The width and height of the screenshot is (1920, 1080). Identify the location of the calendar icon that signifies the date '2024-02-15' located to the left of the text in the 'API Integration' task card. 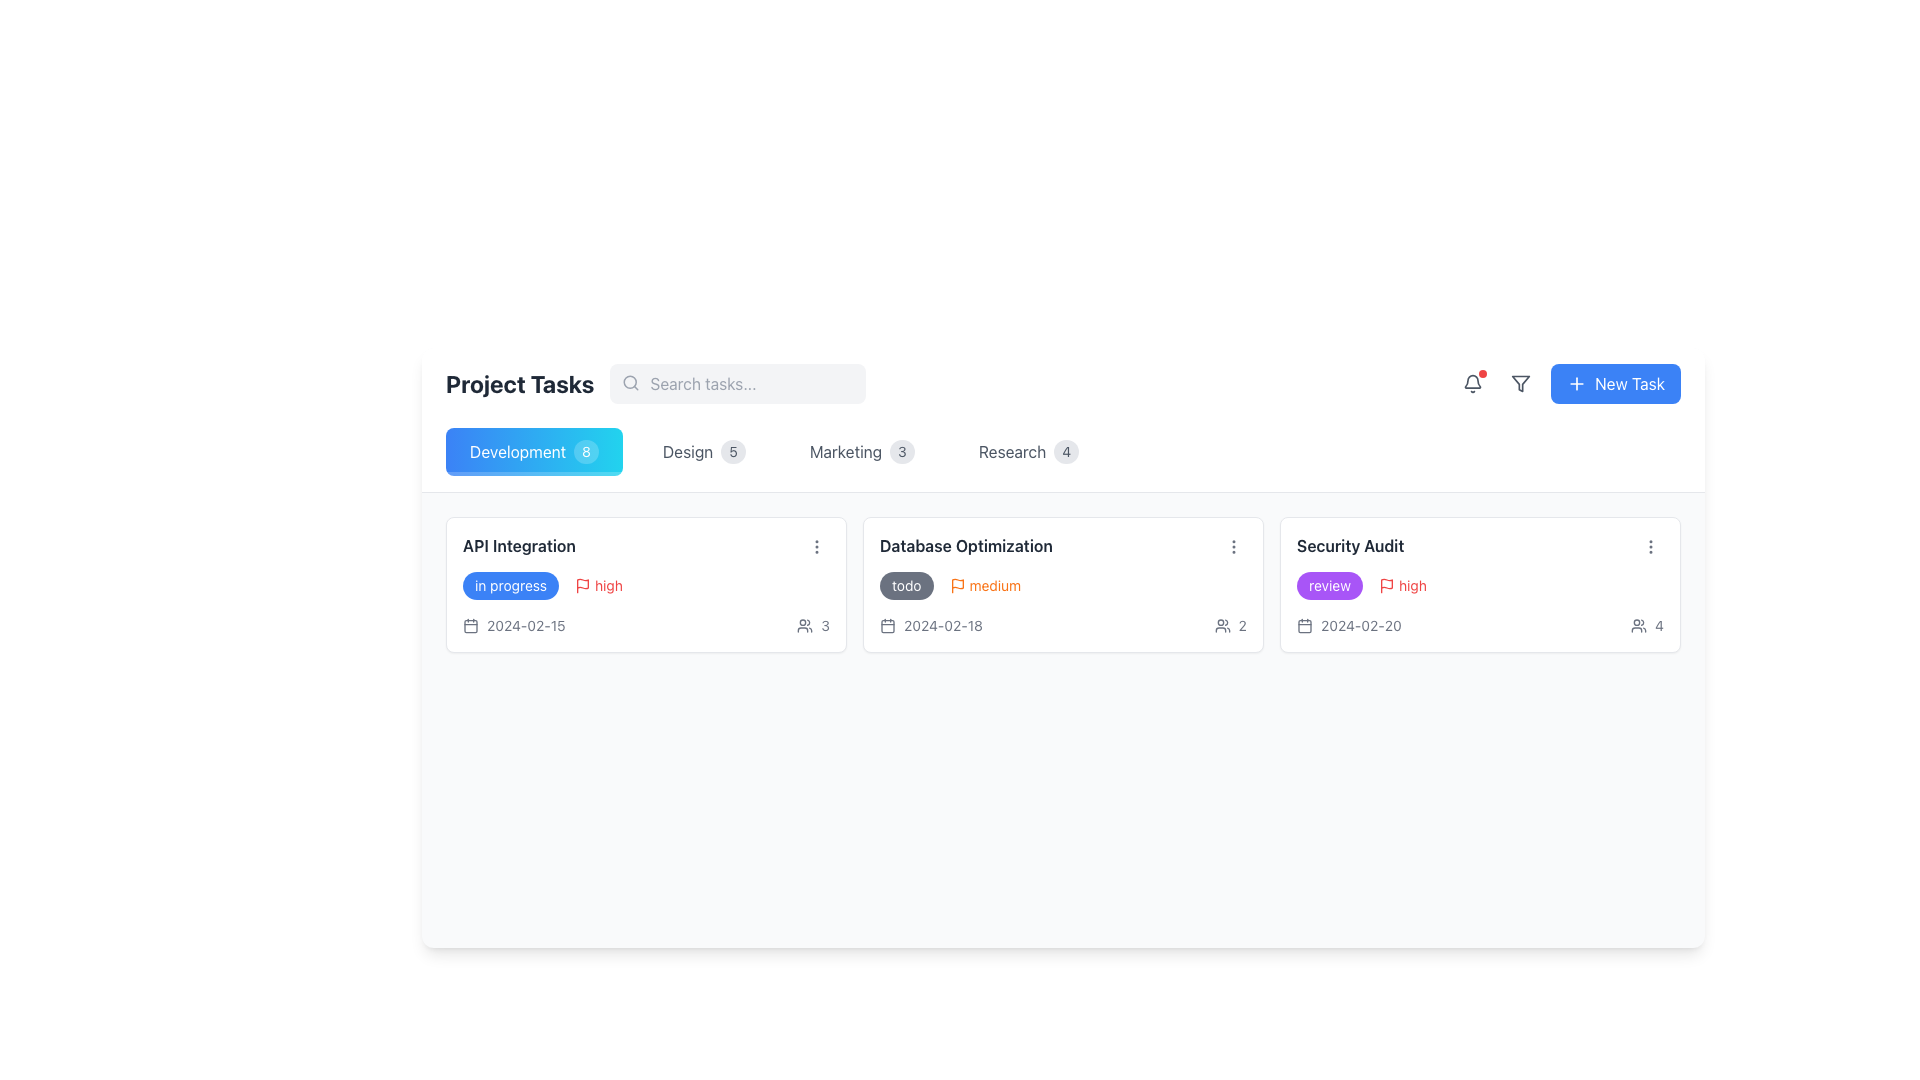
(469, 624).